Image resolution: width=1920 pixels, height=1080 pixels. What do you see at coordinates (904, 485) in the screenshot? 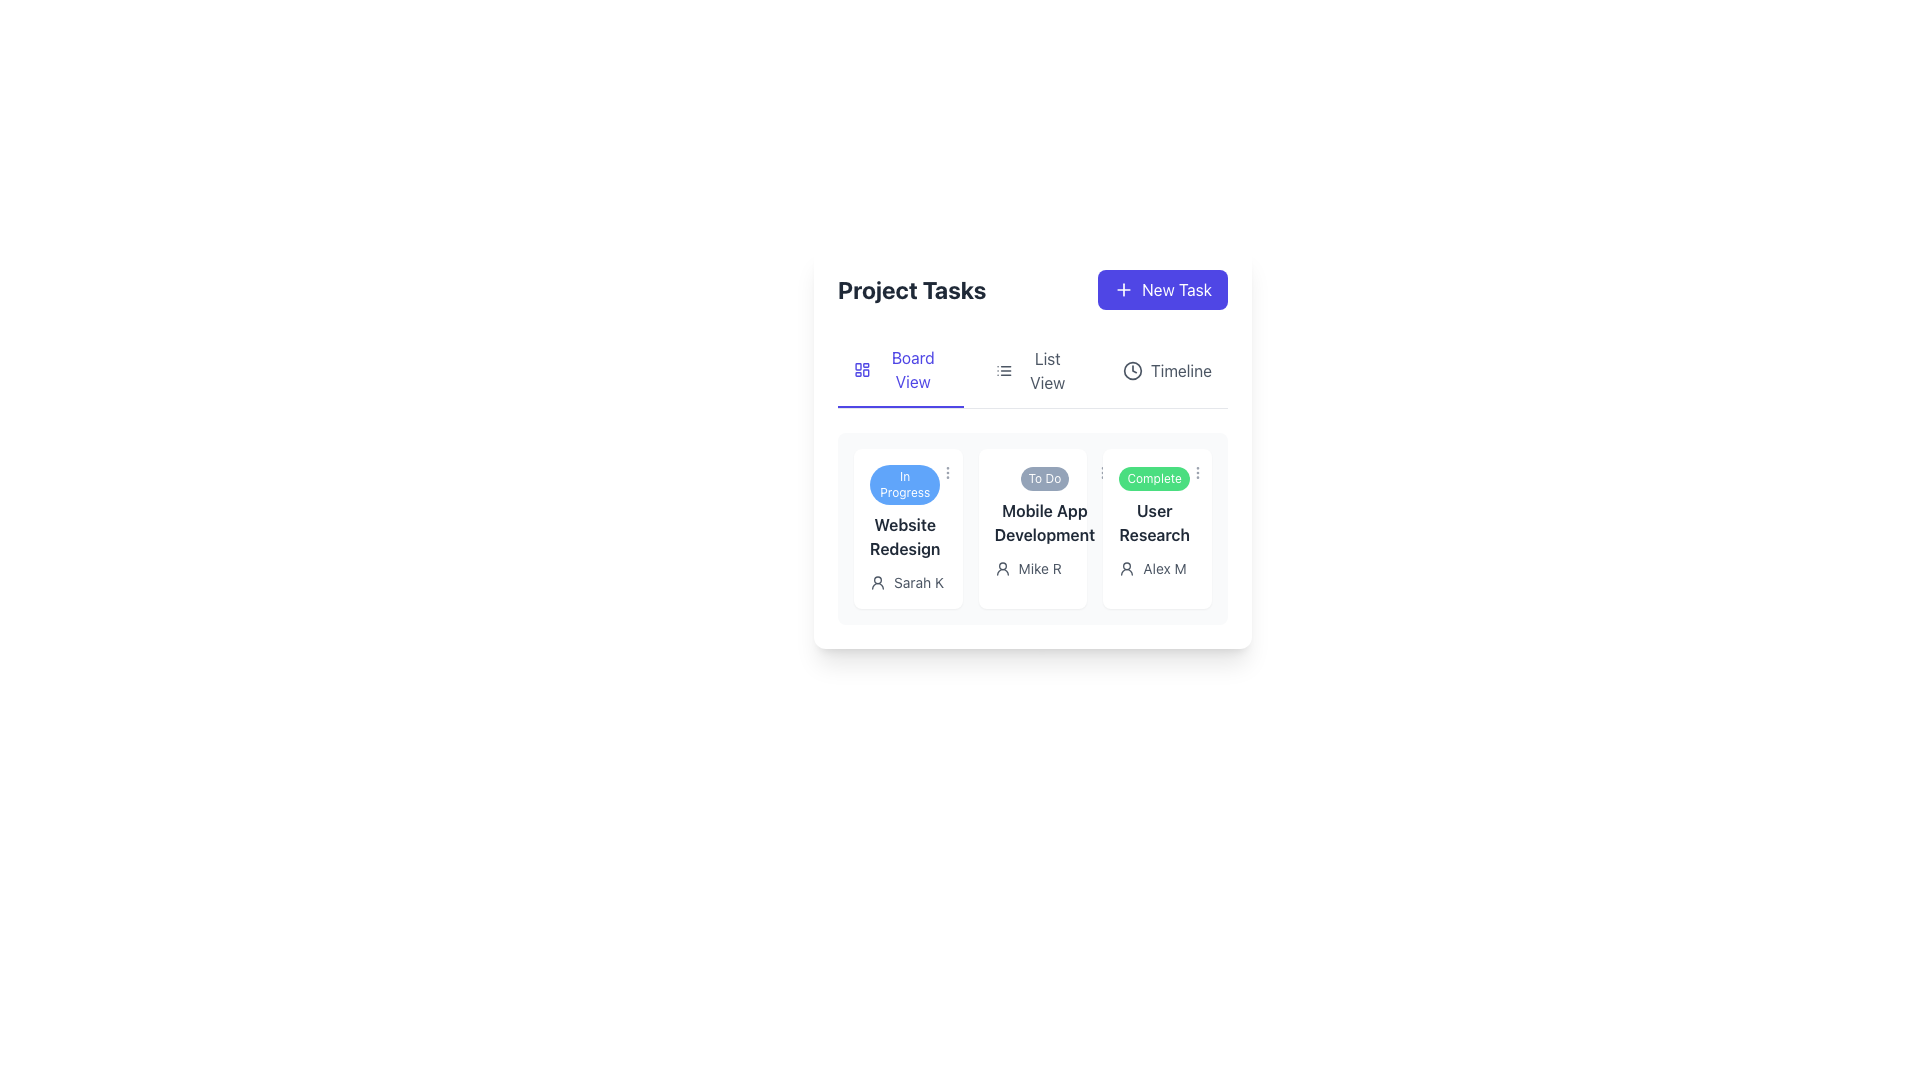
I see `status text from the badge indicating the current status of the project 'Website Redesign', which is located at the top section of the first project card in the 'Board View'` at bounding box center [904, 485].